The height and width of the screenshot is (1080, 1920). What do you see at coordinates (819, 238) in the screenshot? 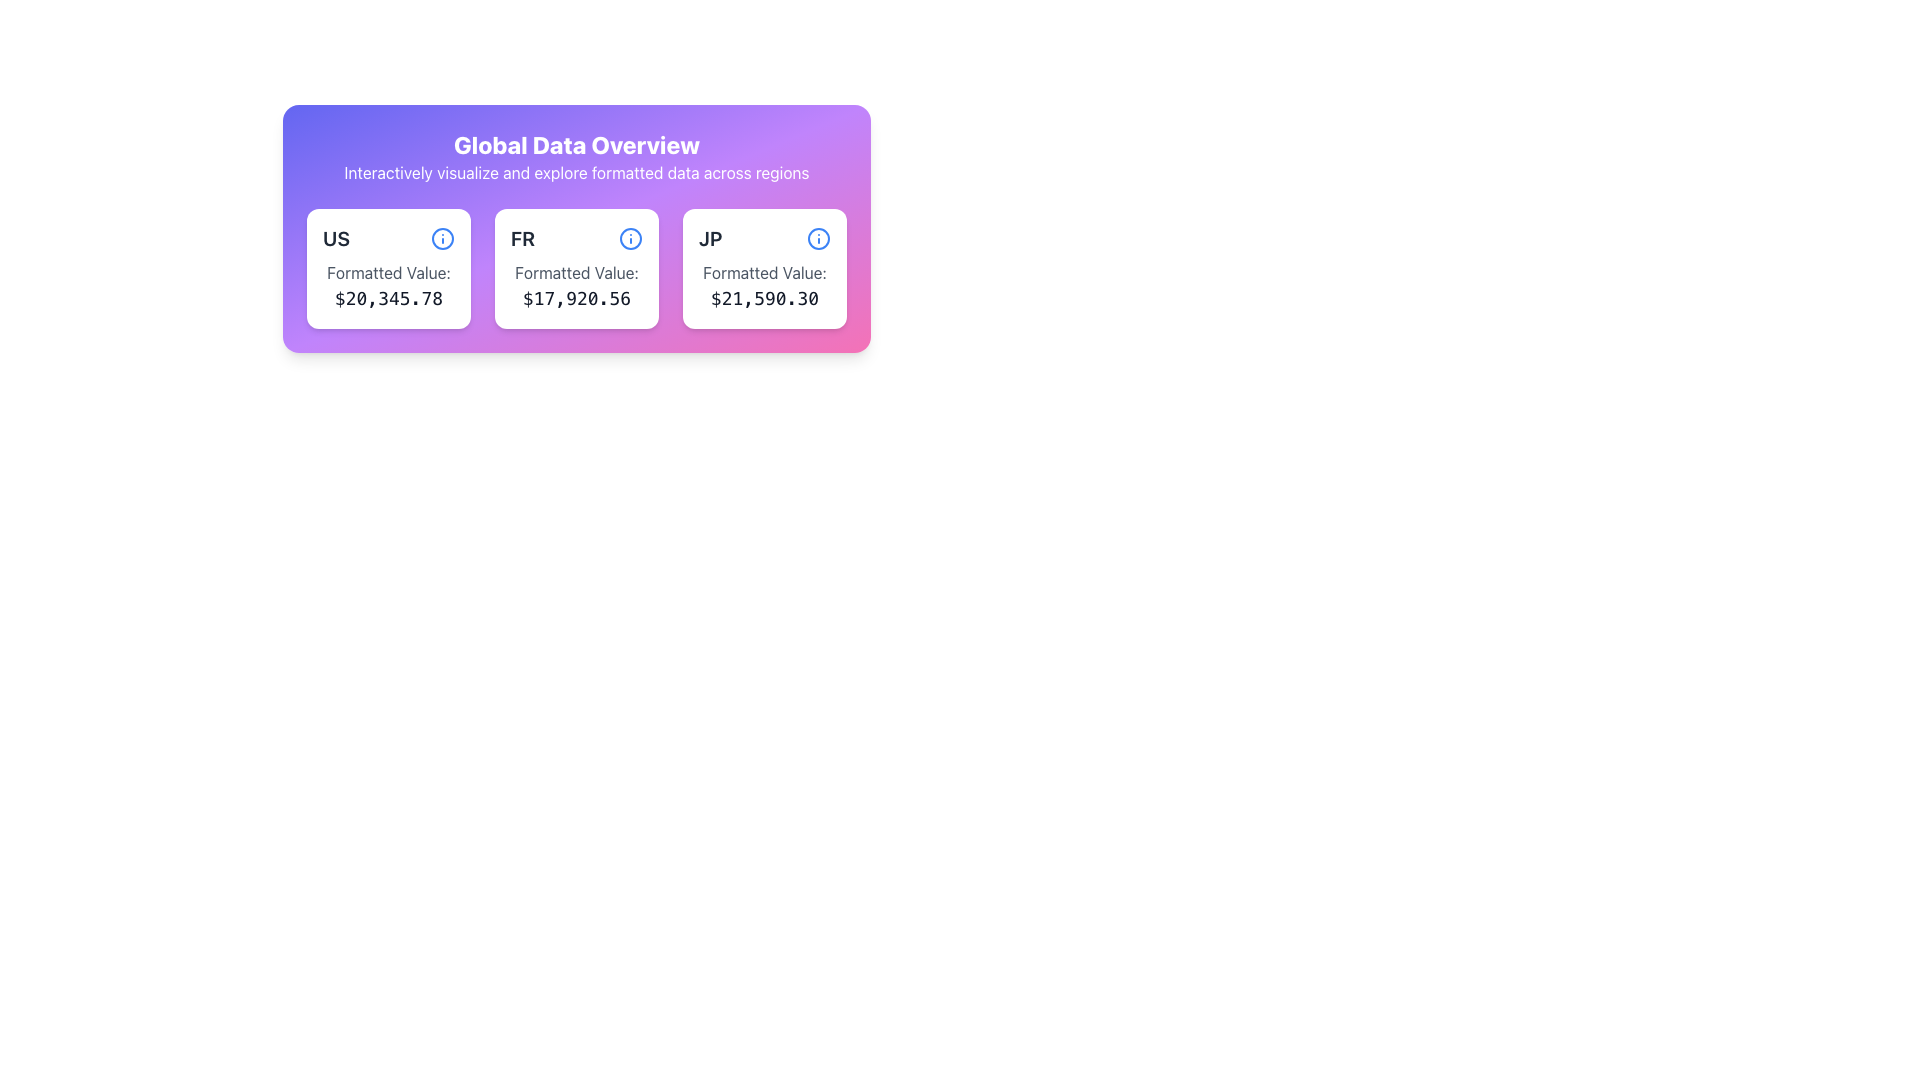
I see `the 'Information' icon represented as an SVG graphic located` at bounding box center [819, 238].